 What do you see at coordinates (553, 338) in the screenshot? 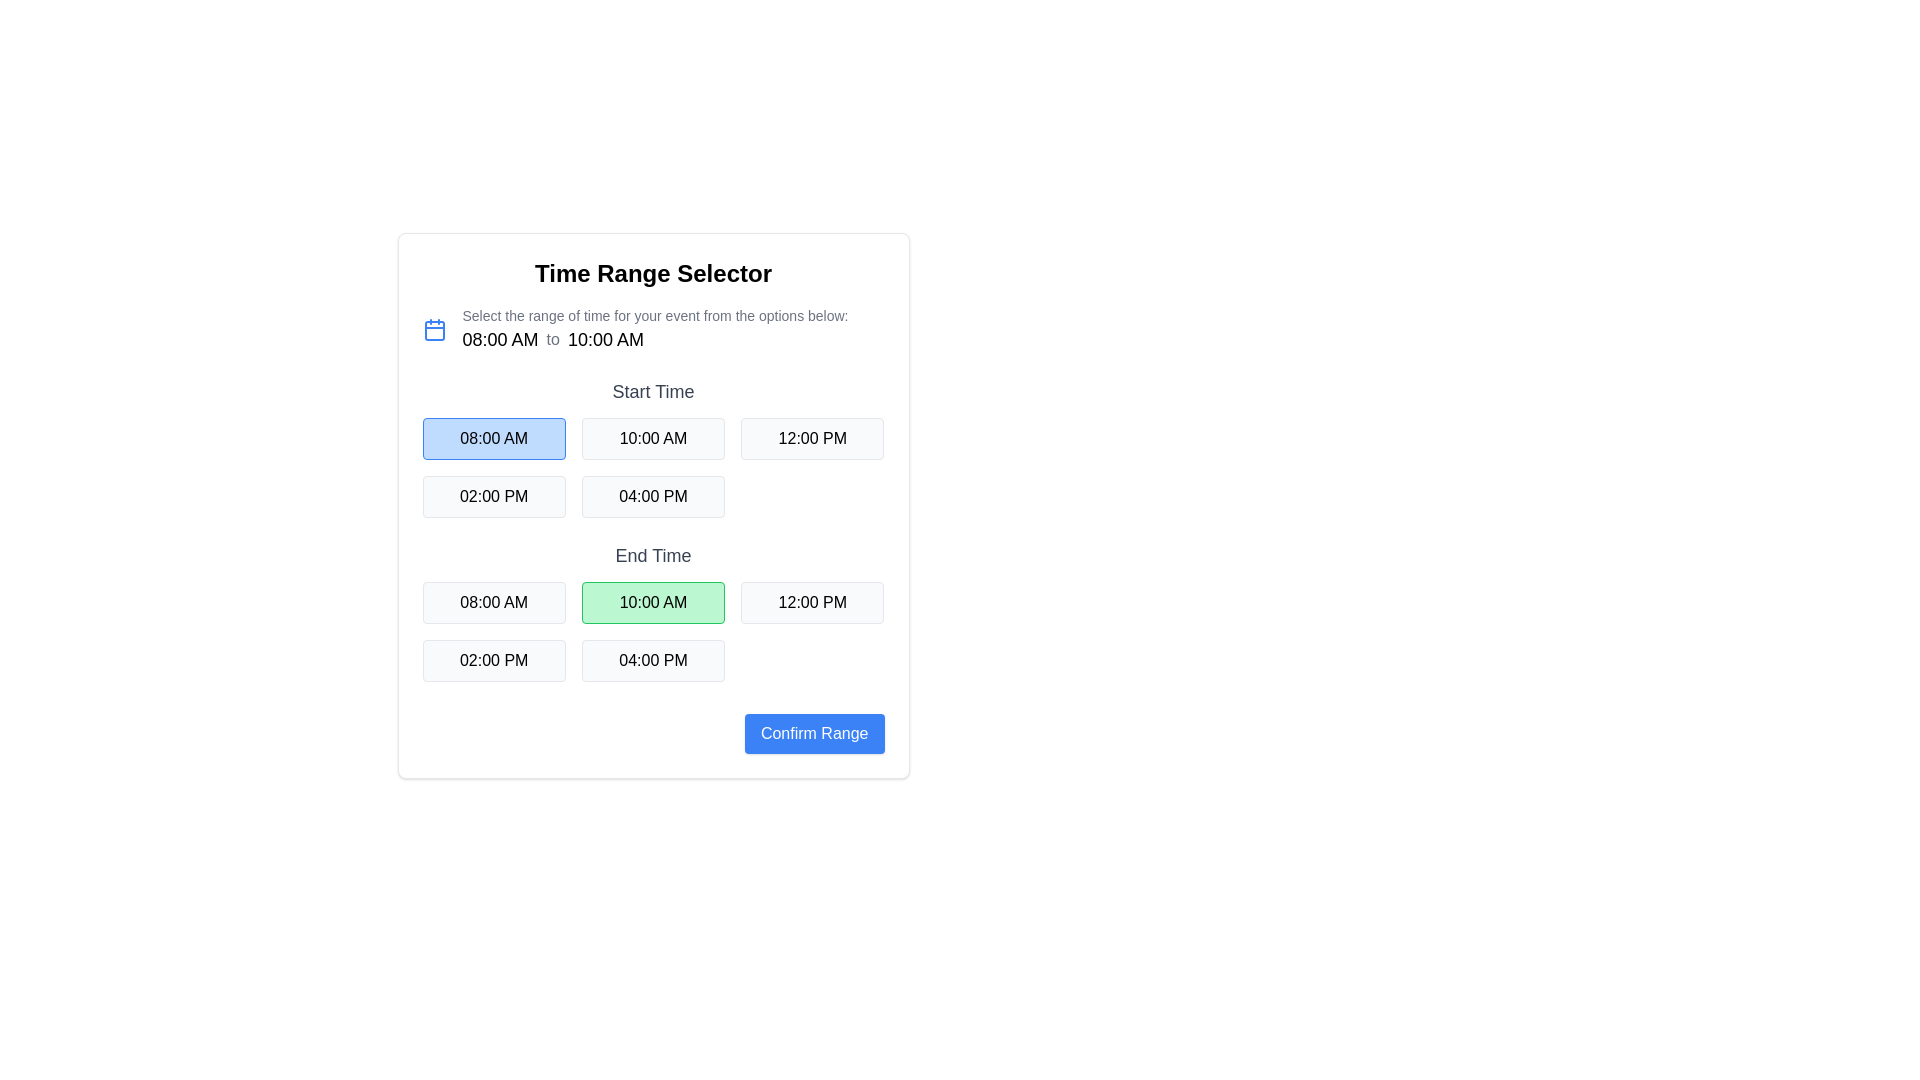
I see `the Label displaying the text 'to', which is styled in gray color and positioned between the time strings '08:00 AM' and '10:00 AM'` at bounding box center [553, 338].